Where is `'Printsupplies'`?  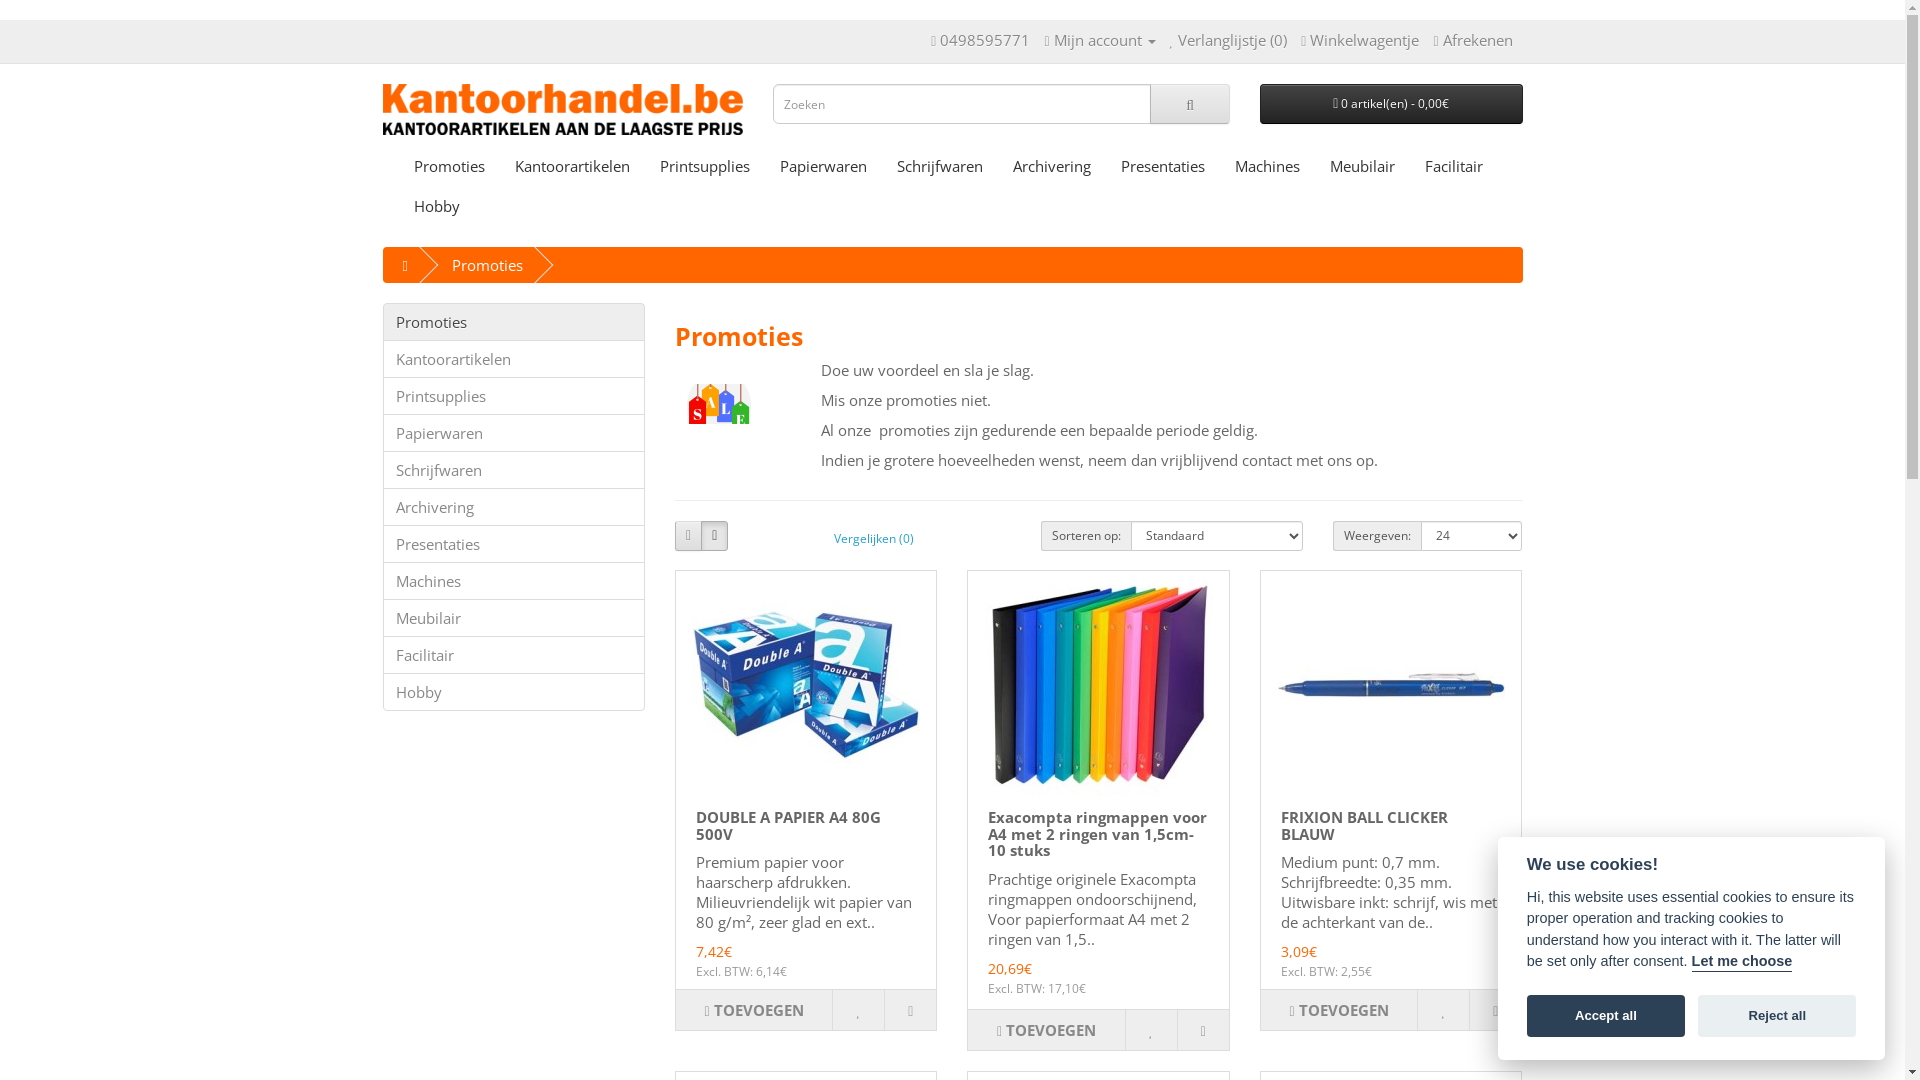 'Printsupplies' is located at coordinates (704, 164).